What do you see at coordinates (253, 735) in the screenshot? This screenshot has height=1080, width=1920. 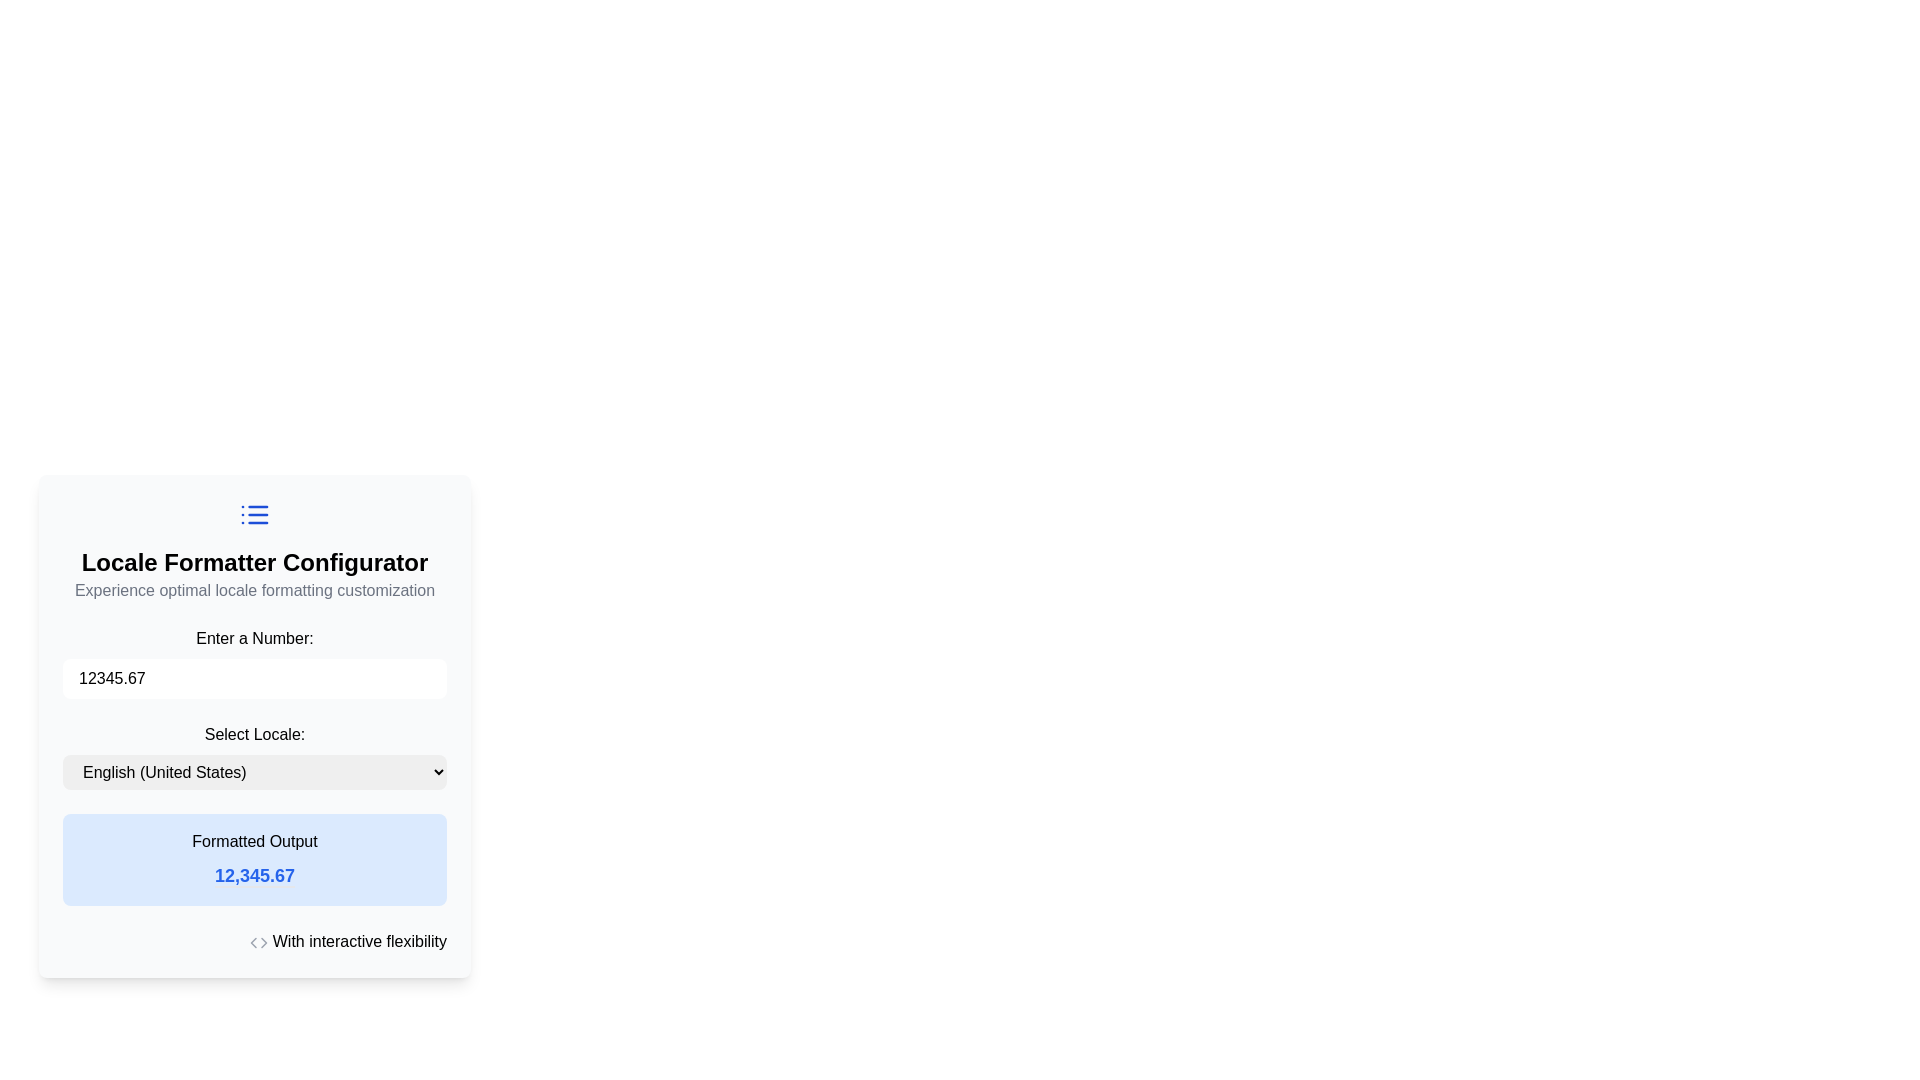 I see `text label that informs the user about the purpose of the dropdown menu for locale selection, located above the dropdown and below the input field for entering a number` at bounding box center [253, 735].